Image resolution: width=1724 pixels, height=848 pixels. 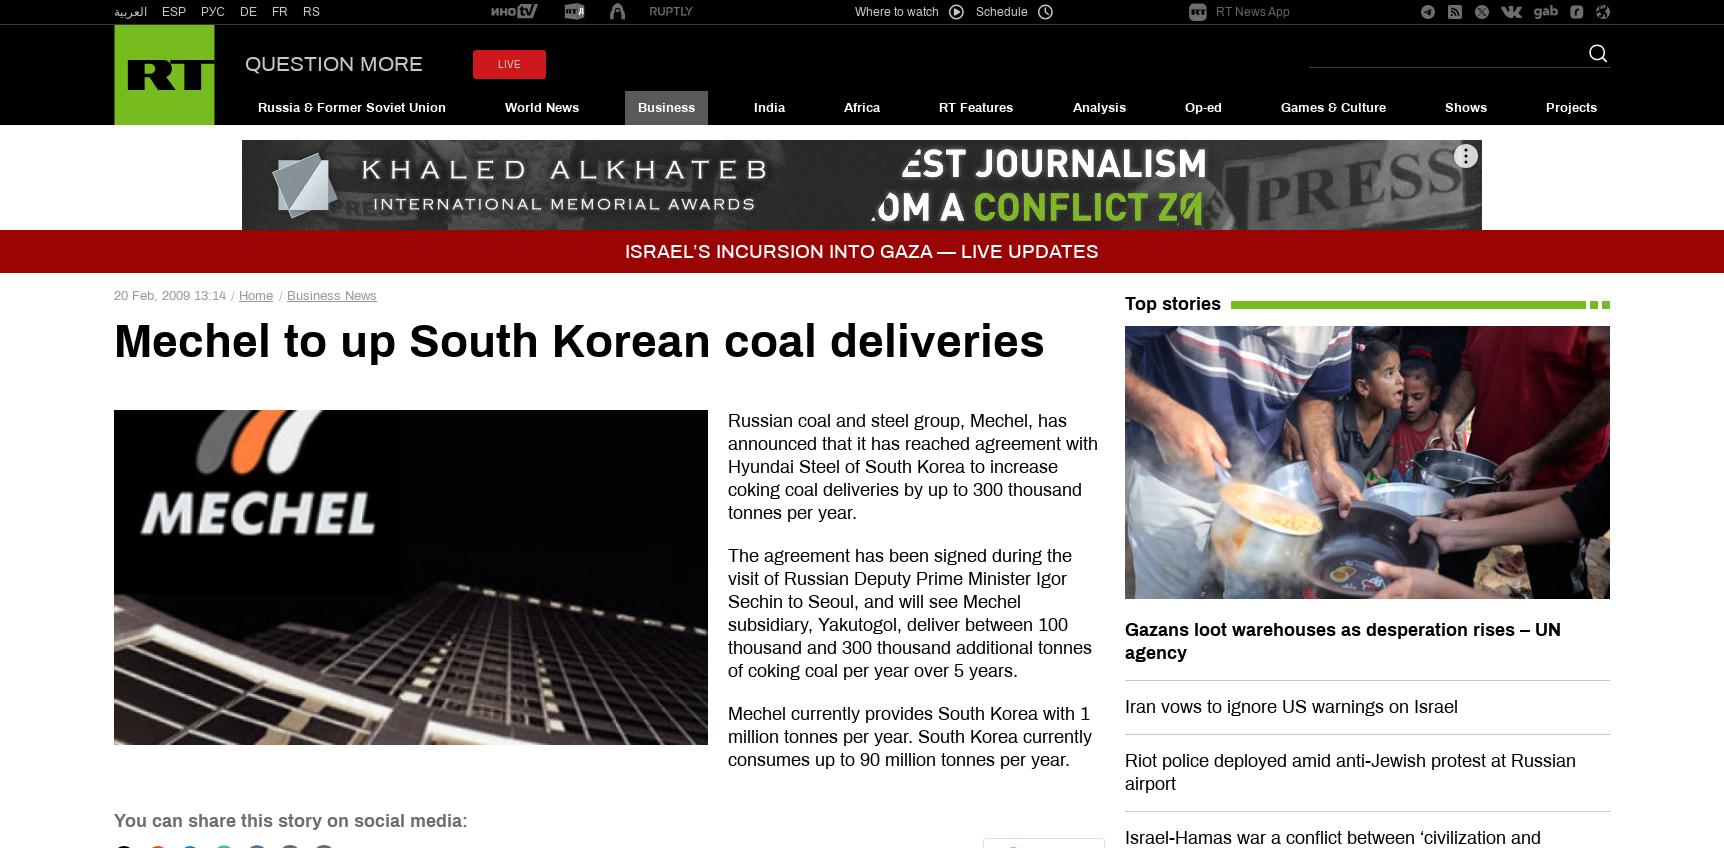 I want to click on 'Iran vows to ignore US warnings on Israel', so click(x=1289, y=706).